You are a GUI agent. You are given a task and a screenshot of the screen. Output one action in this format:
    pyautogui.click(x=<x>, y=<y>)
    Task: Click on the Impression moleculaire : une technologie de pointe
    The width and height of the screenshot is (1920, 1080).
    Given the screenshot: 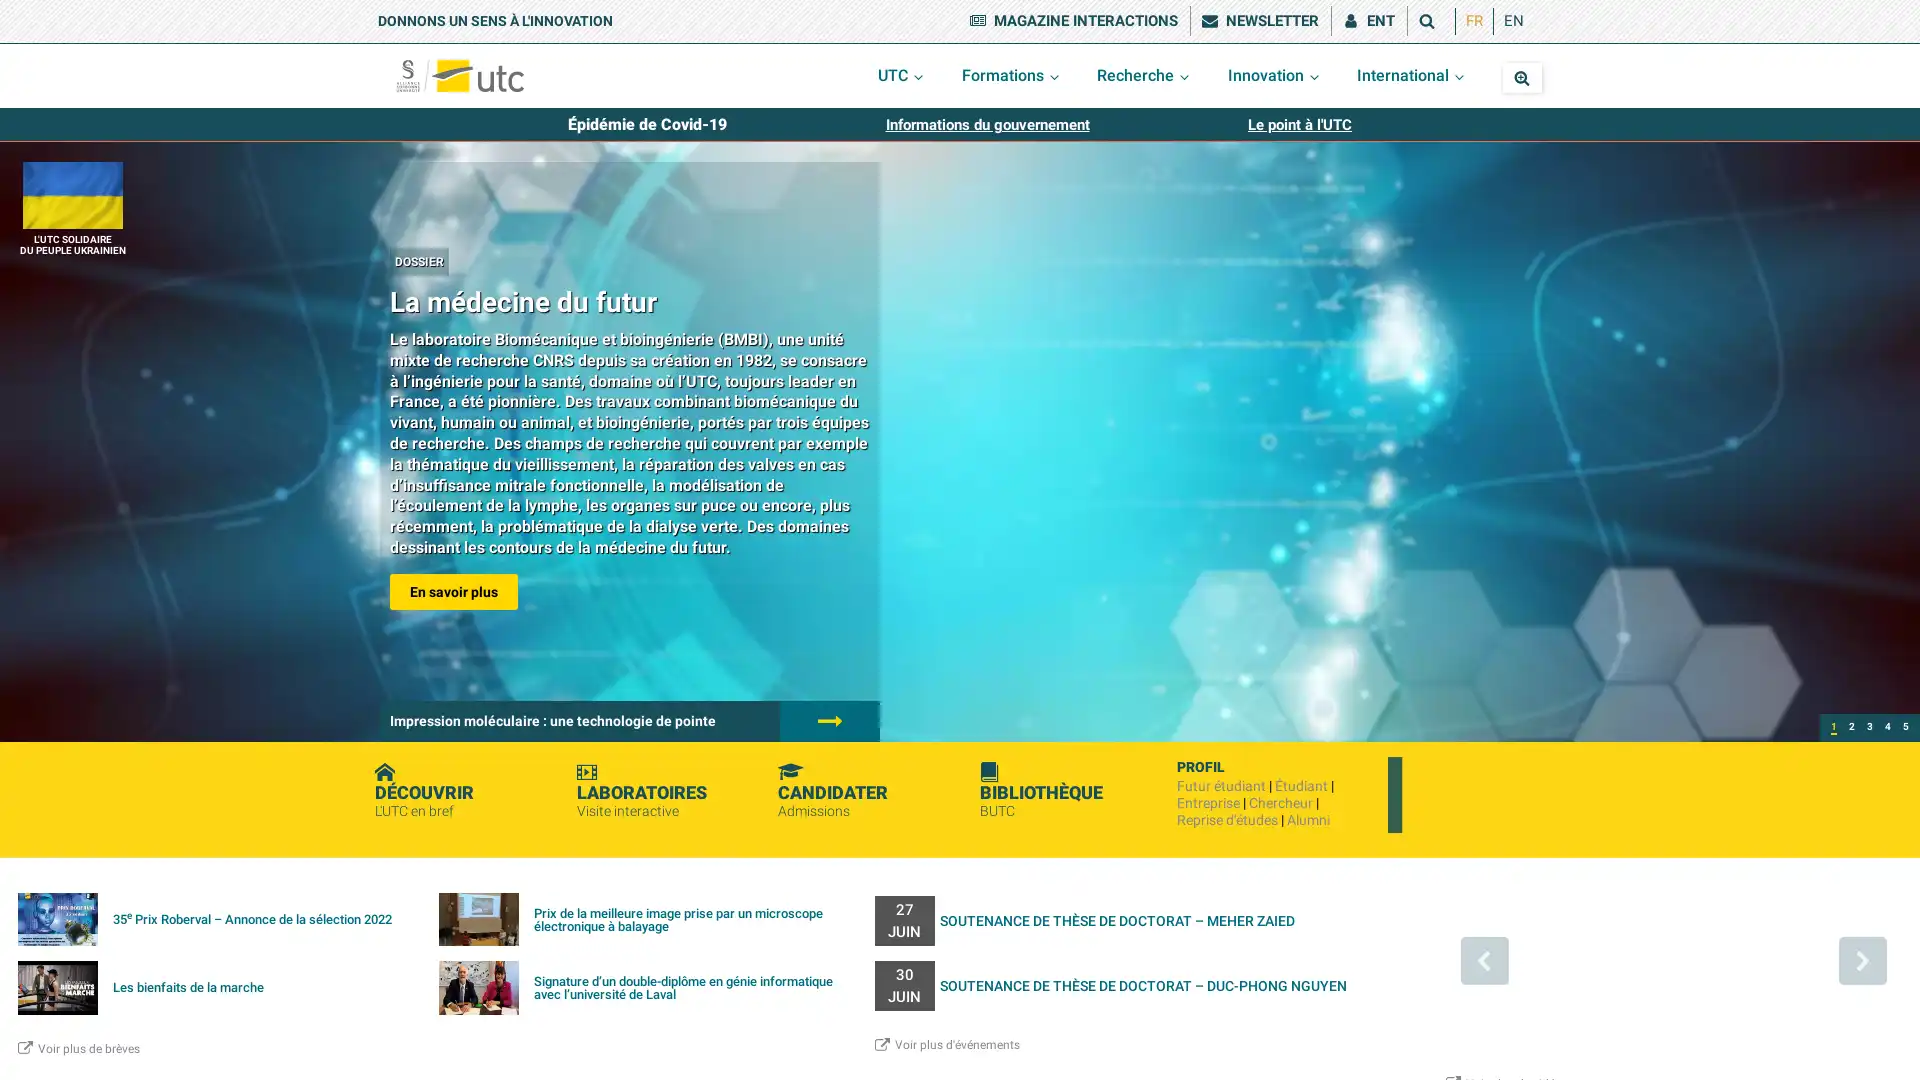 What is the action you would take?
    pyautogui.click(x=1851, y=728)
    